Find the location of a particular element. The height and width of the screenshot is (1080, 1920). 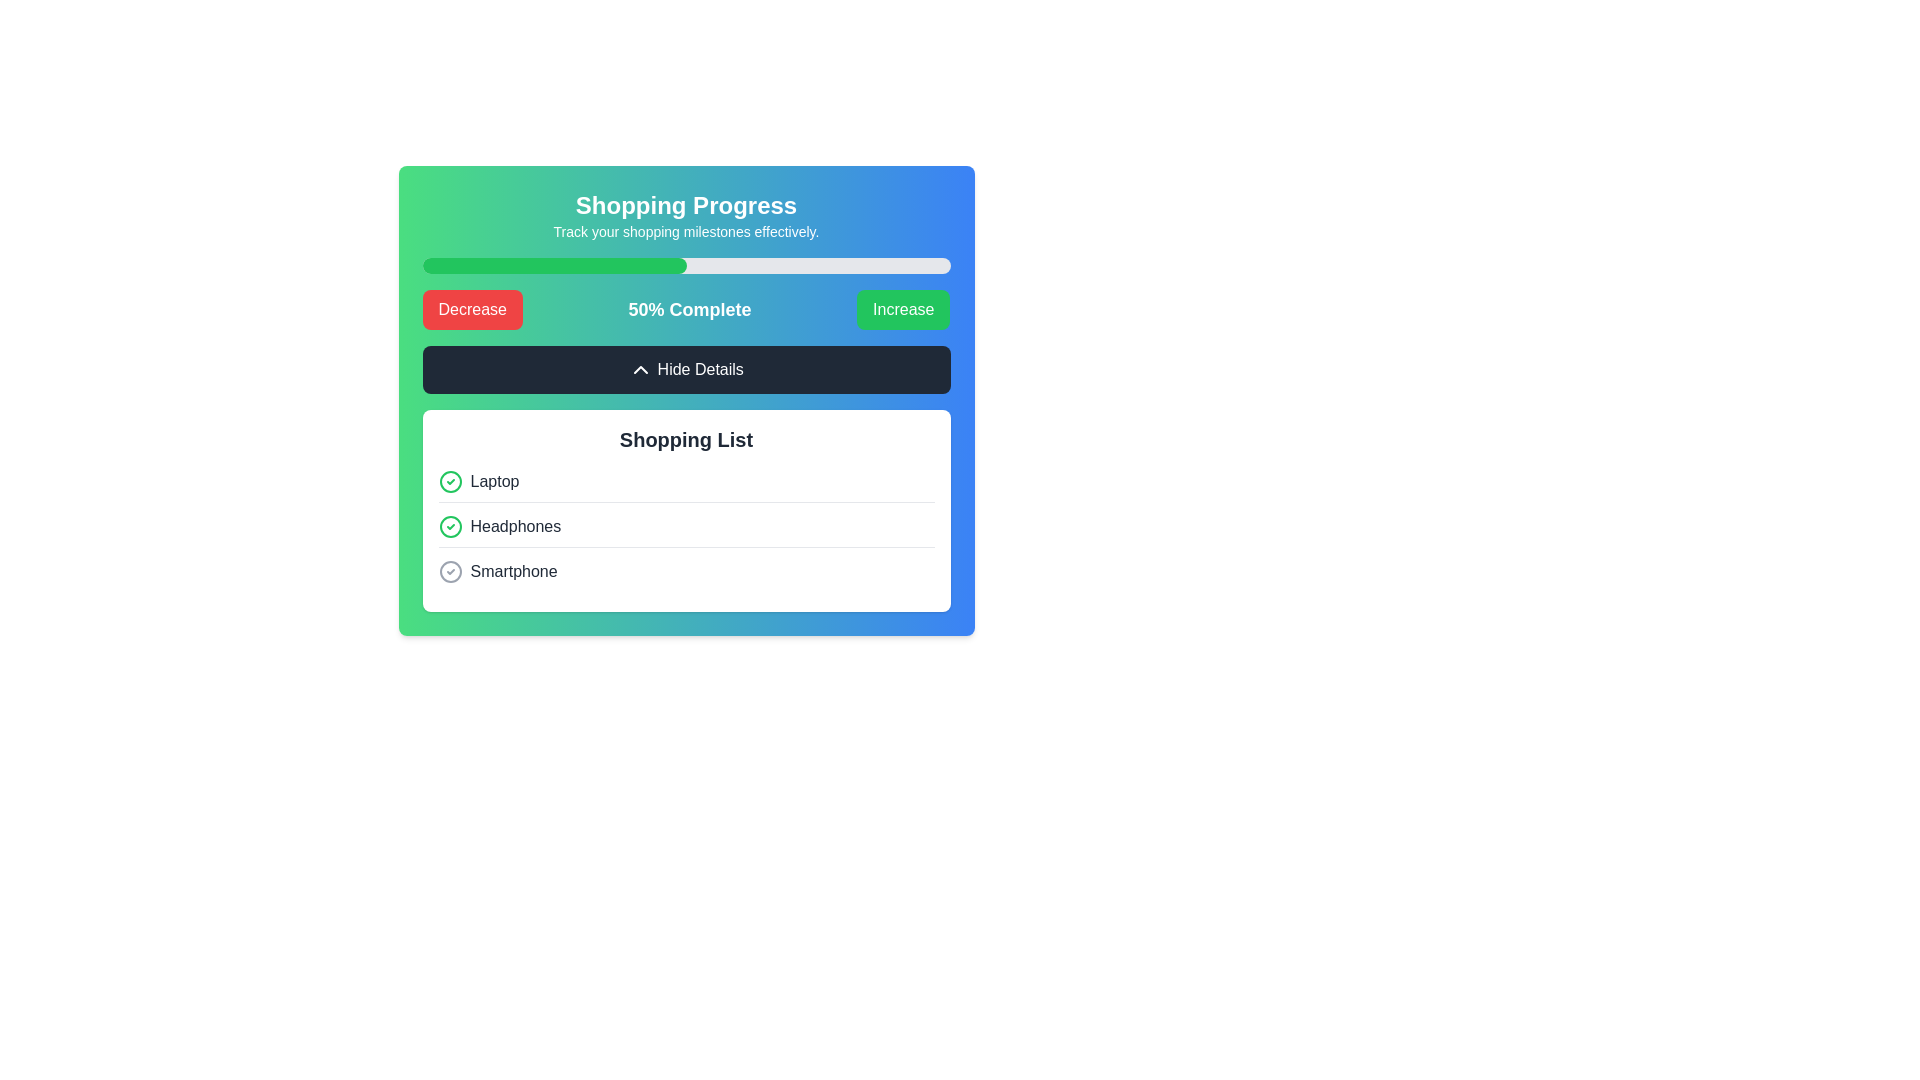

the circular vector graphic icon that visually represents the status of the 'Laptop' item in the 'Shopping List', positioned to the left of the 'Laptop' label is located at coordinates (449, 482).